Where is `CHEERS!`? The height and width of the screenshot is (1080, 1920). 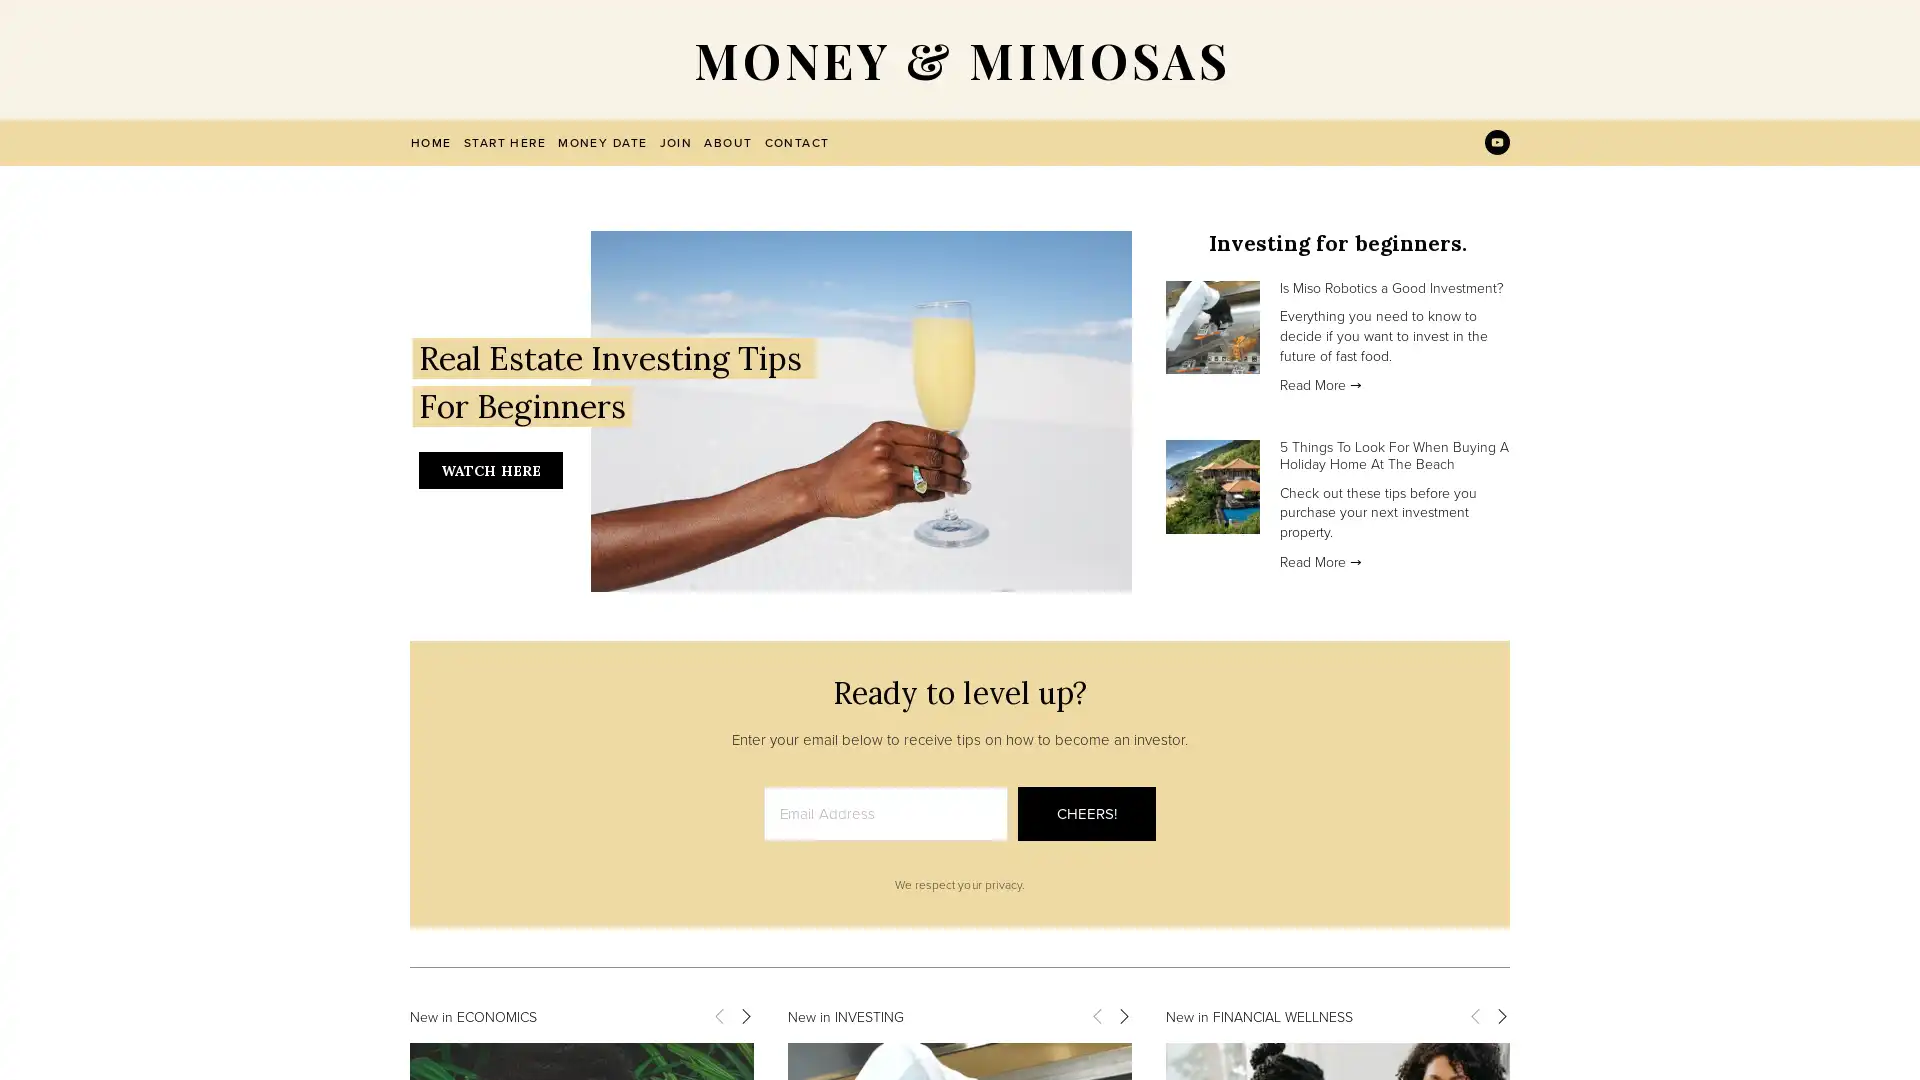
CHEERS! is located at coordinates (1085, 813).